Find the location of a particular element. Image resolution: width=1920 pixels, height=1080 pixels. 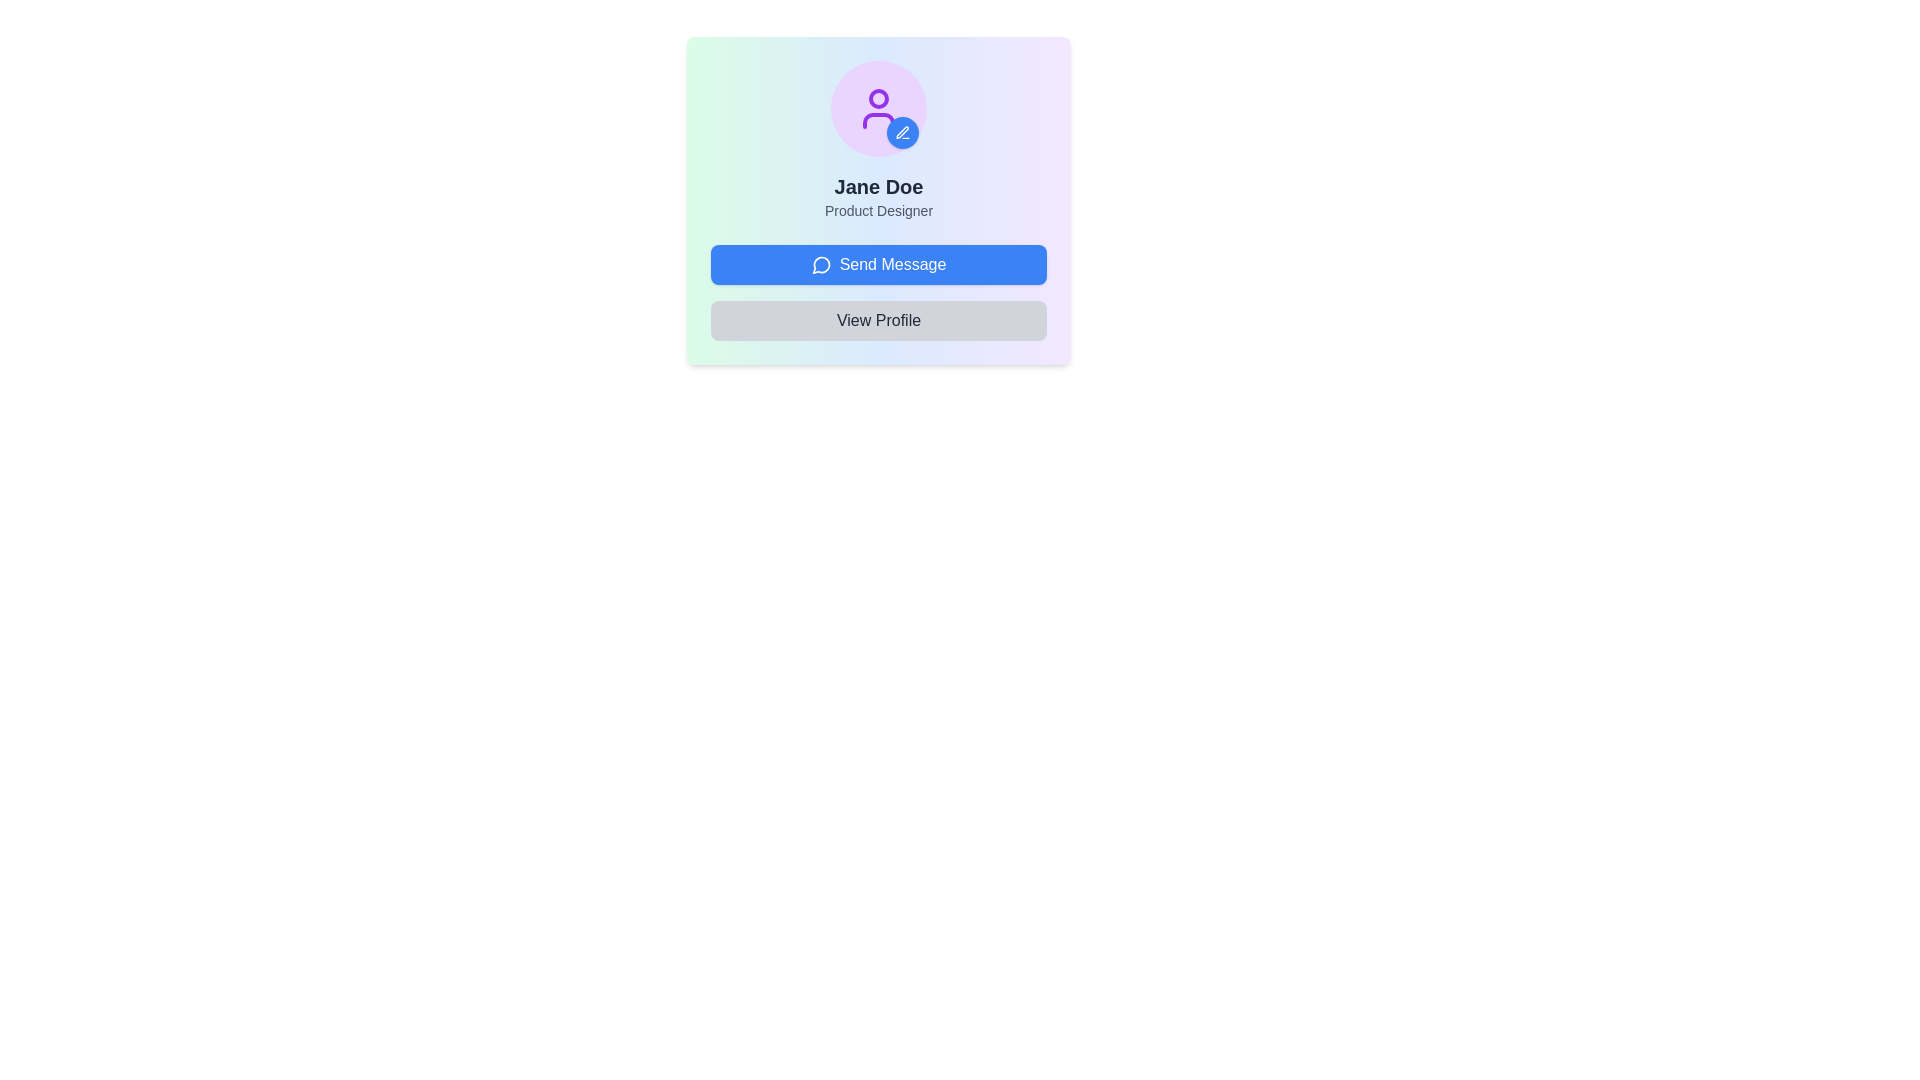

the pen icon located inside a rounded button at the bottom-right corner of the card interface is located at coordinates (901, 132).